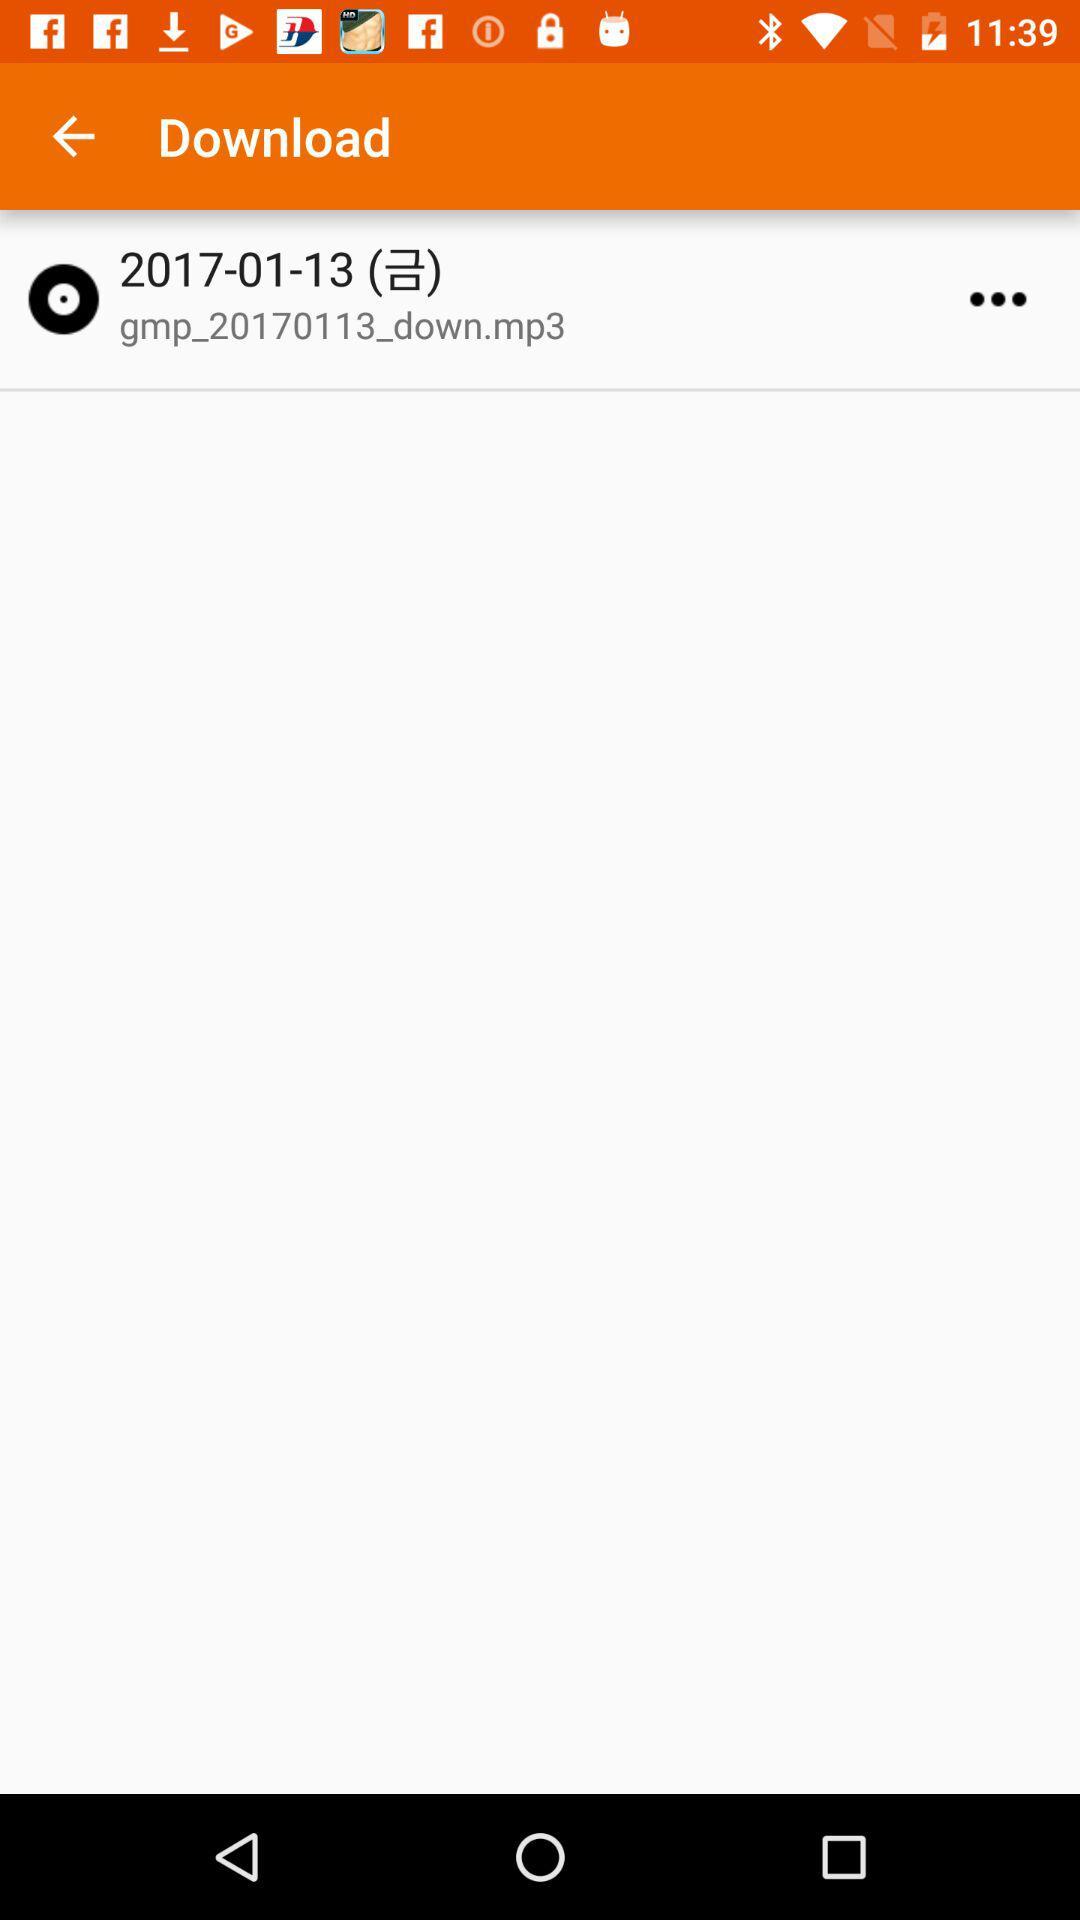  What do you see at coordinates (998, 298) in the screenshot?
I see `show details/options` at bounding box center [998, 298].